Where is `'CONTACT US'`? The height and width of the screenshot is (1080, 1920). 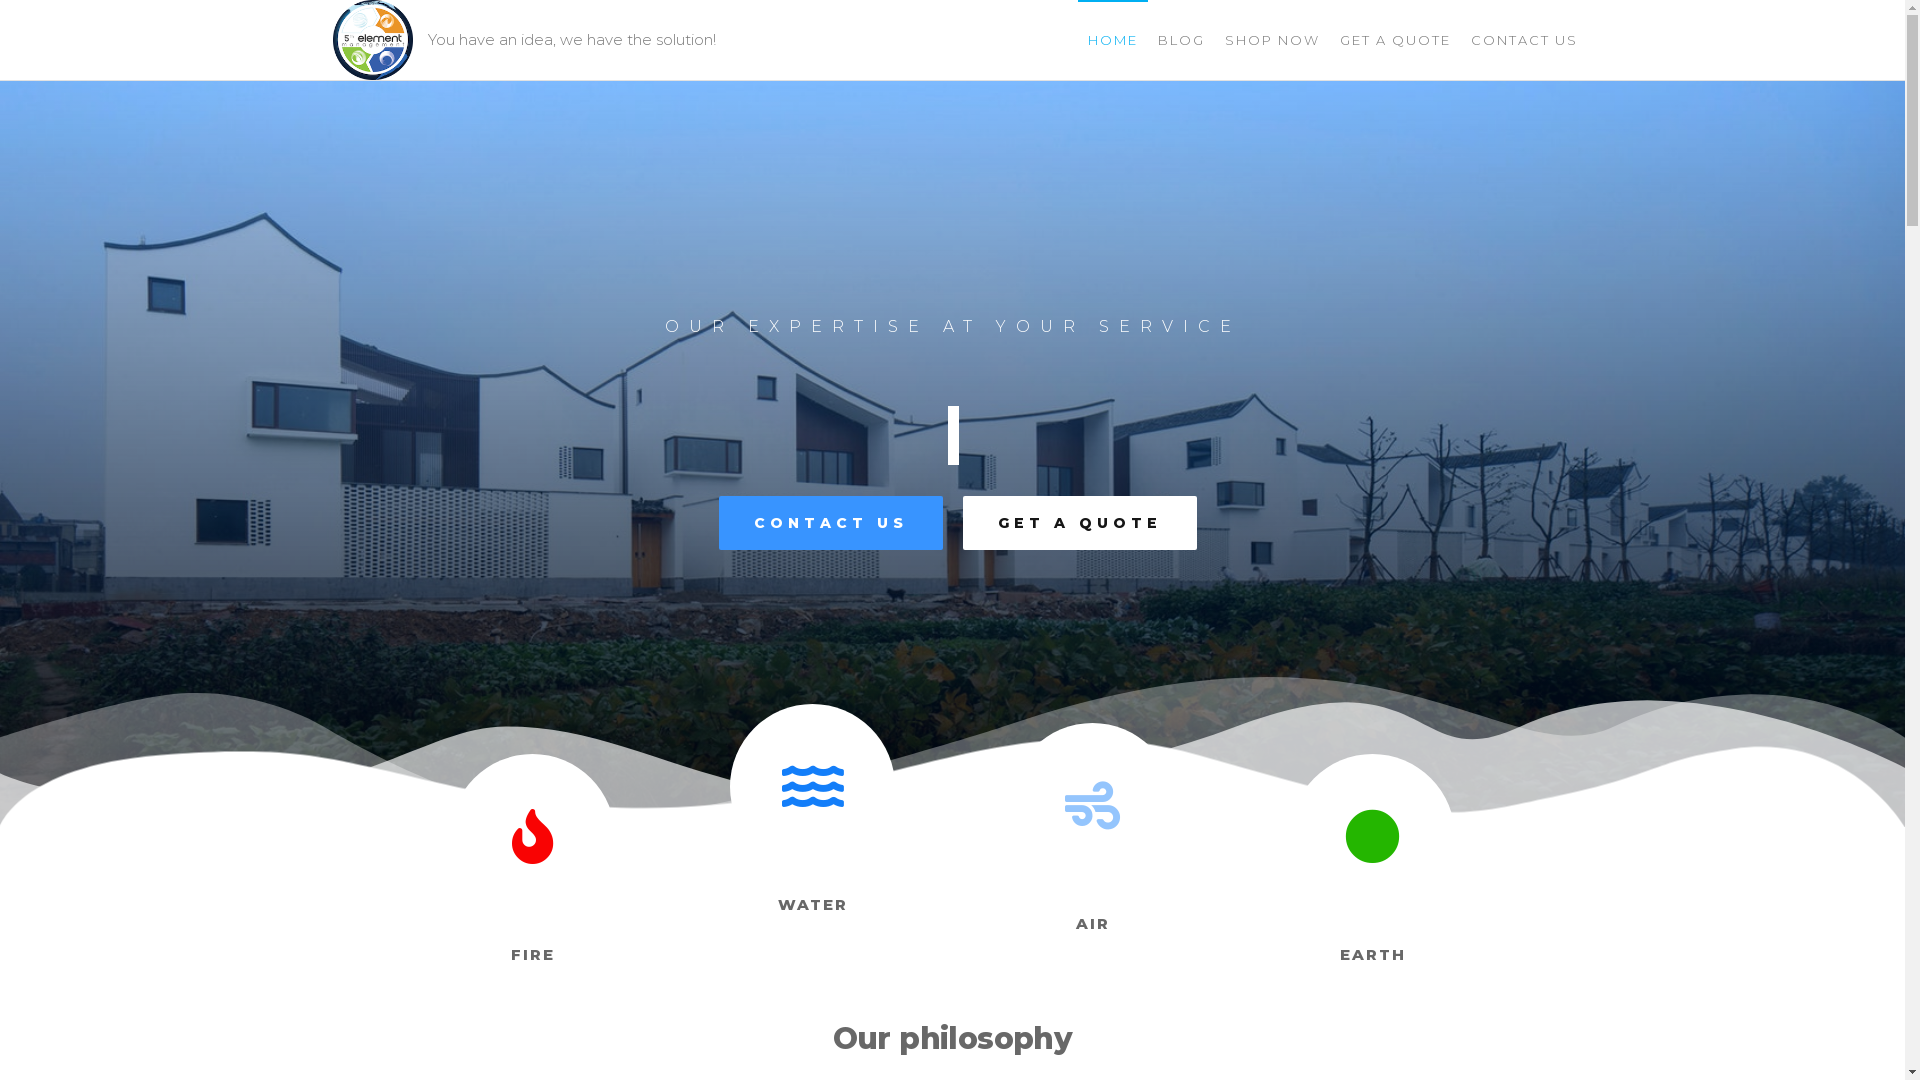 'CONTACT US' is located at coordinates (830, 522).